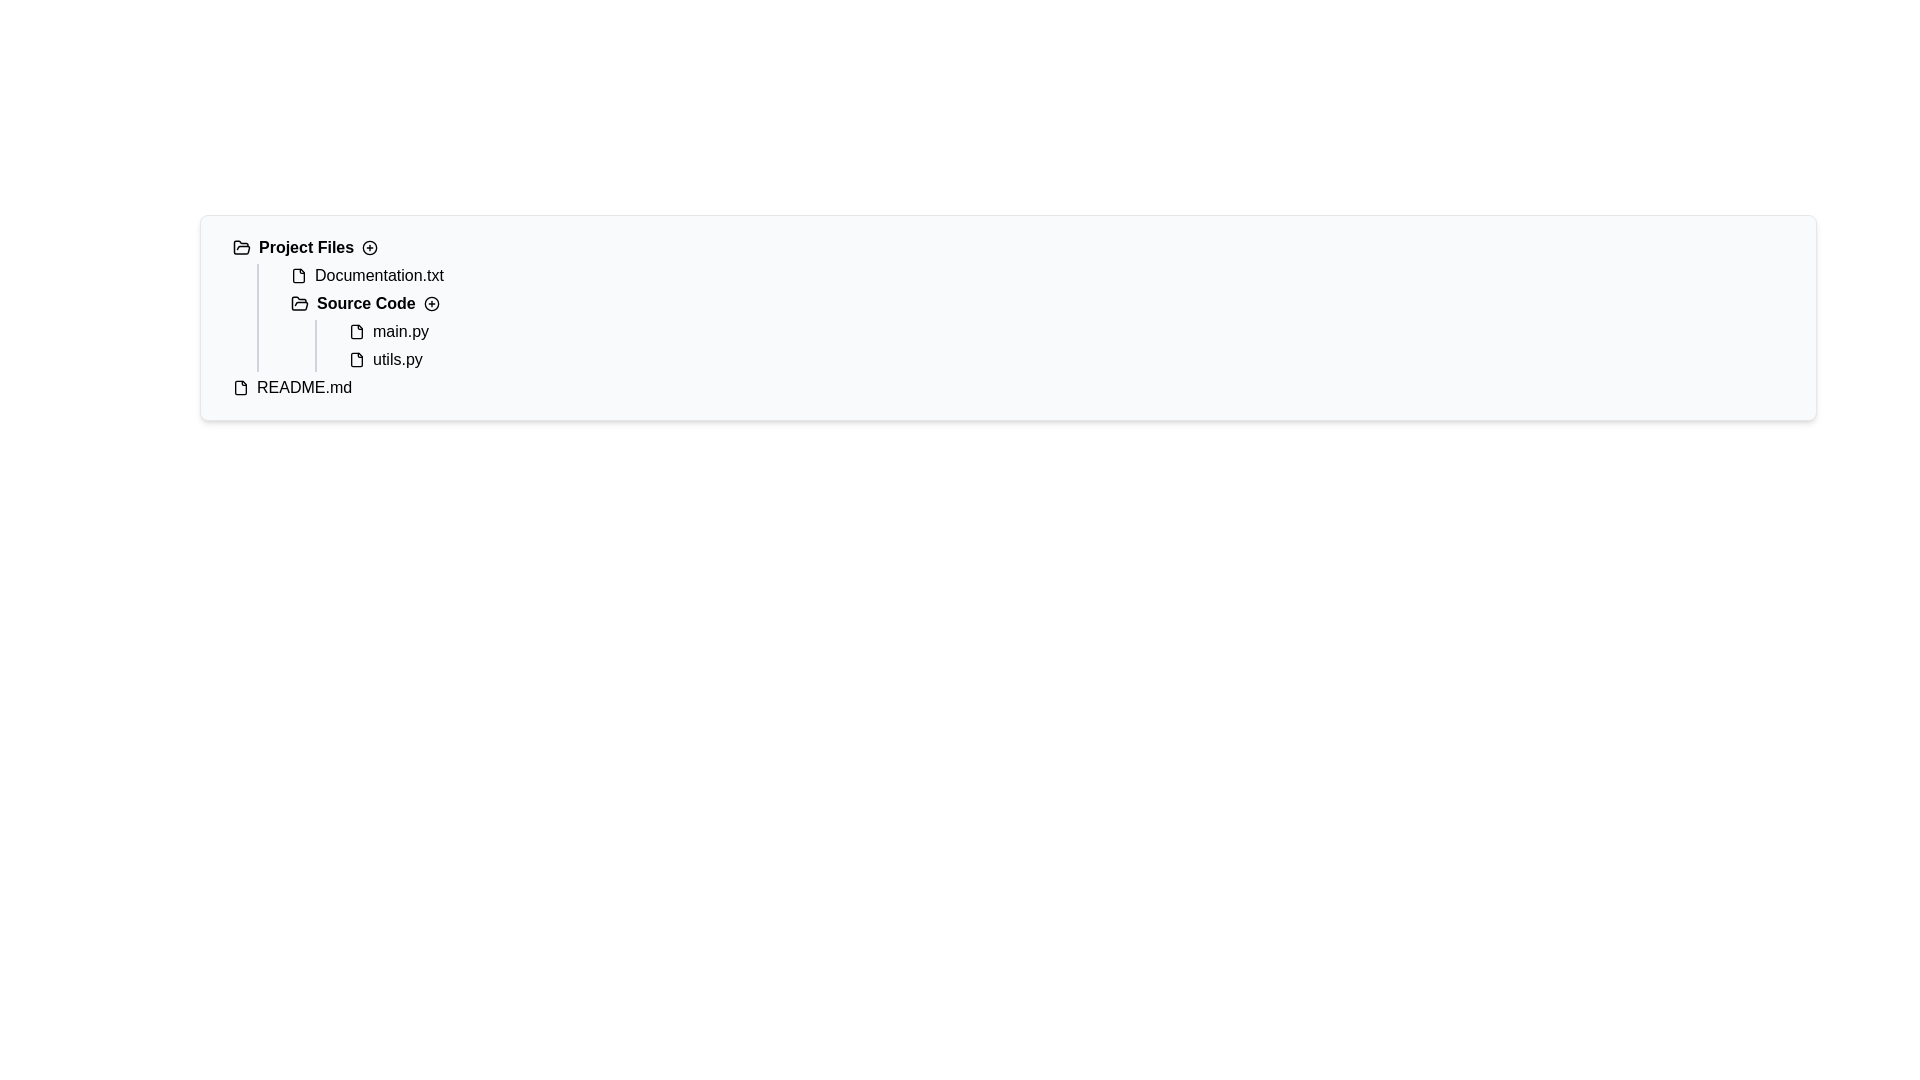 This screenshot has width=1920, height=1080. What do you see at coordinates (240, 246) in the screenshot?
I see `the SVG Icon resembling a folder with an open appearance located next to the text 'Project Files' at the top of the file list` at bounding box center [240, 246].